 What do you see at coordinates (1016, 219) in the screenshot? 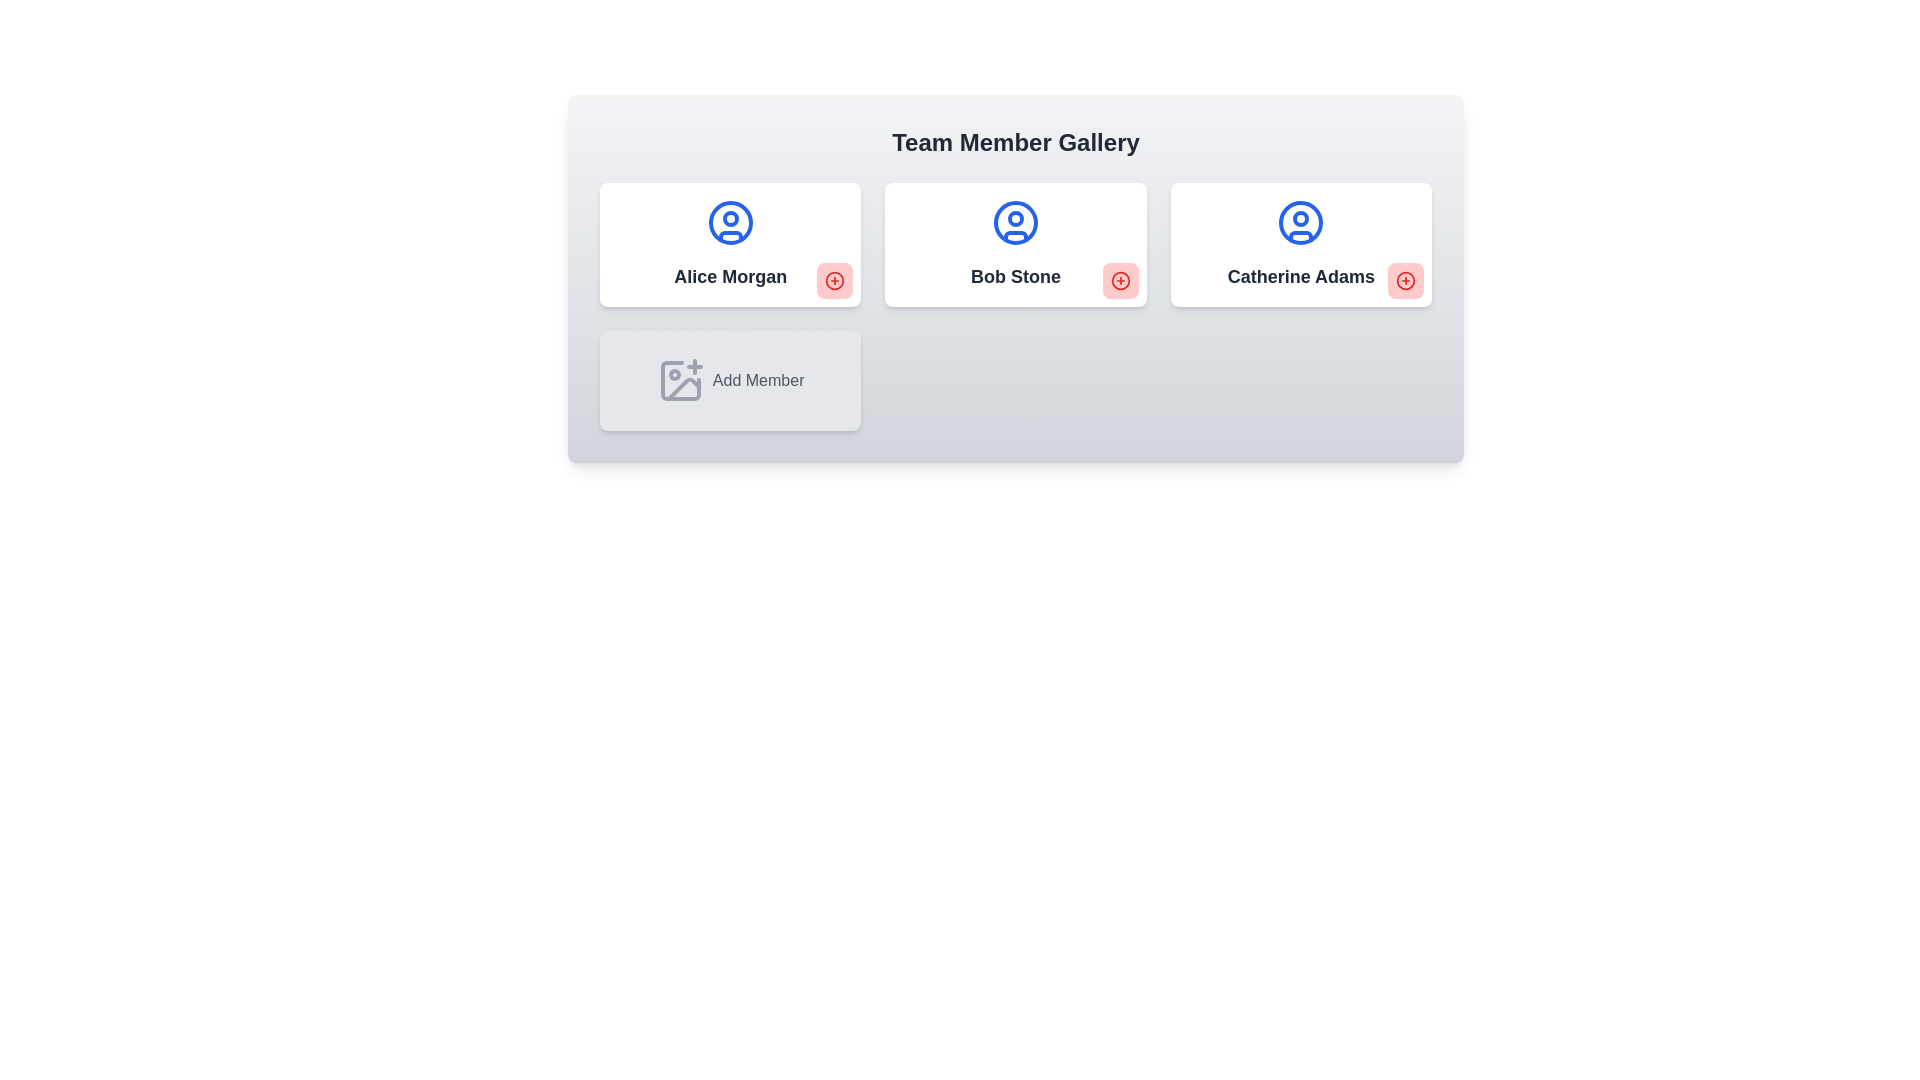
I see `the small circular profile icon representing Bob Stone in the Team Member Gallery` at bounding box center [1016, 219].